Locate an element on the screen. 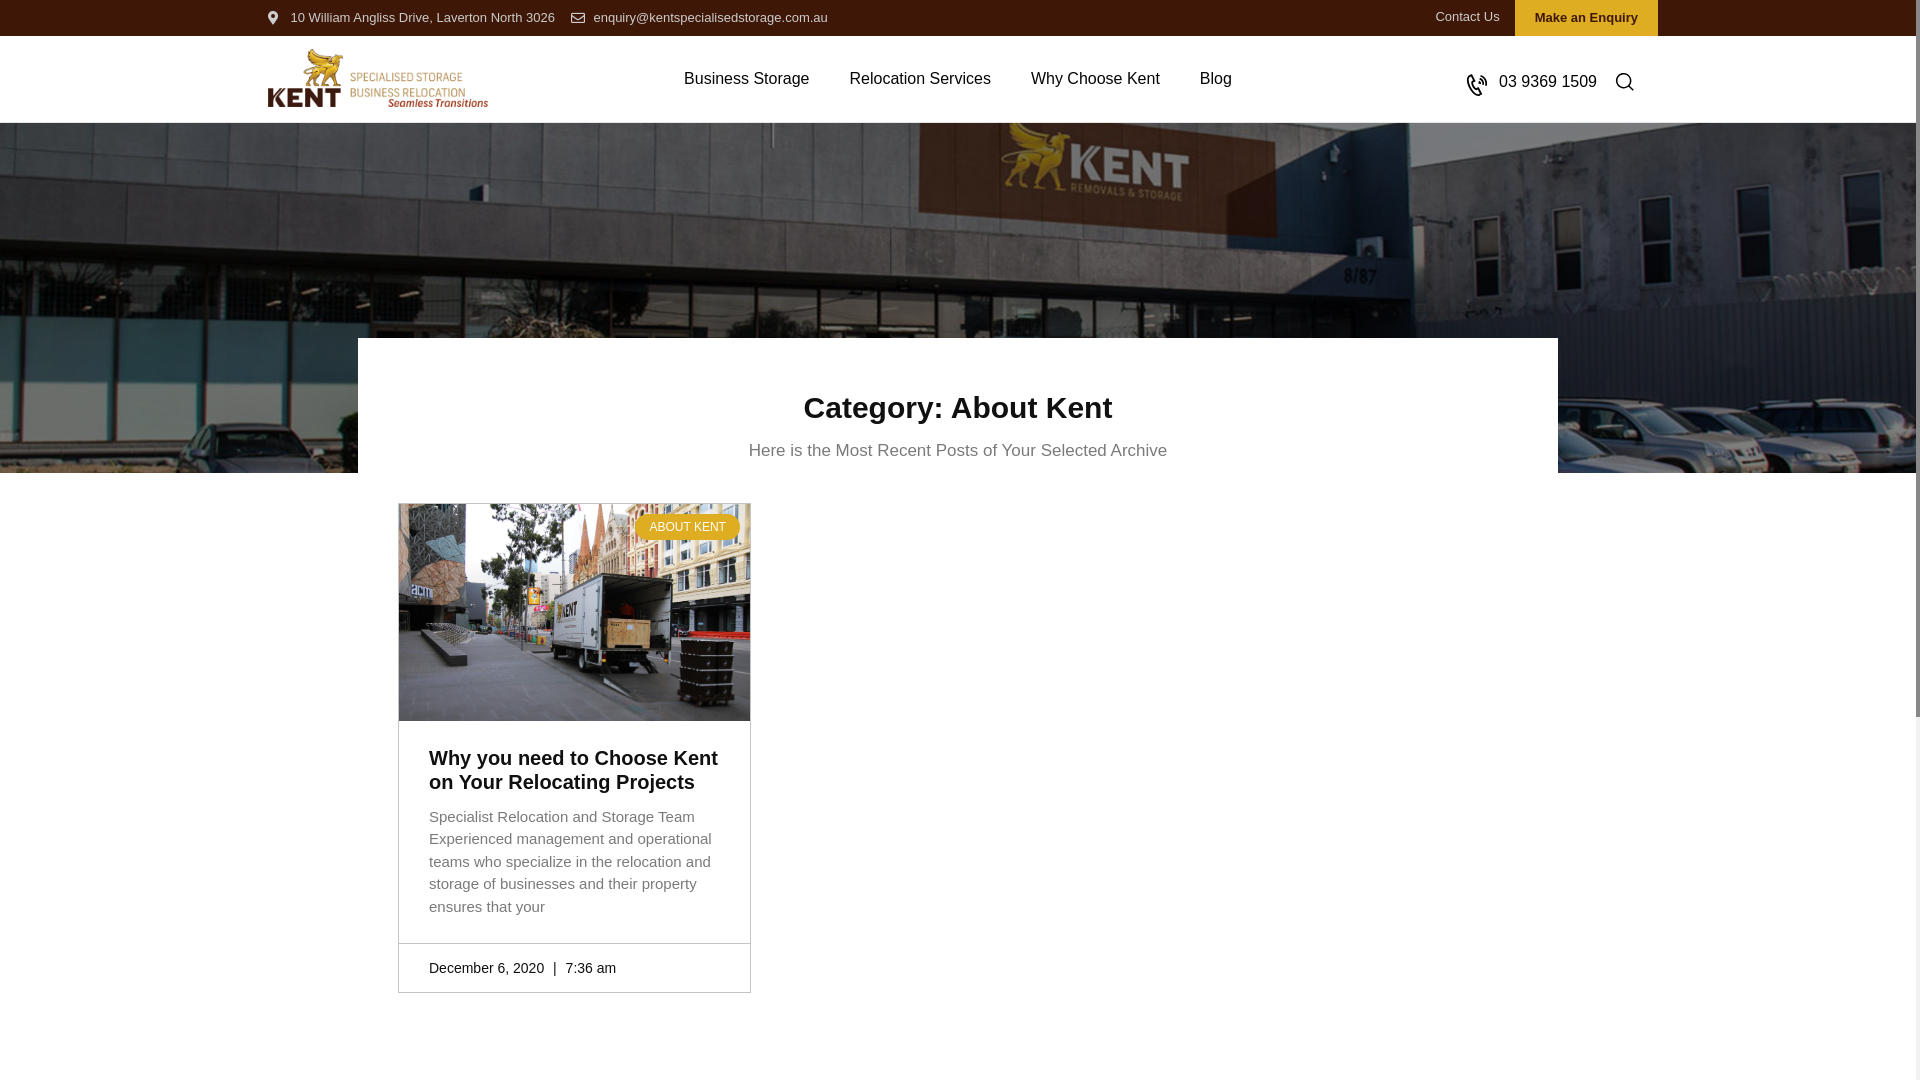 This screenshot has width=1920, height=1080. 'Relocation Services' is located at coordinates (829, 77).